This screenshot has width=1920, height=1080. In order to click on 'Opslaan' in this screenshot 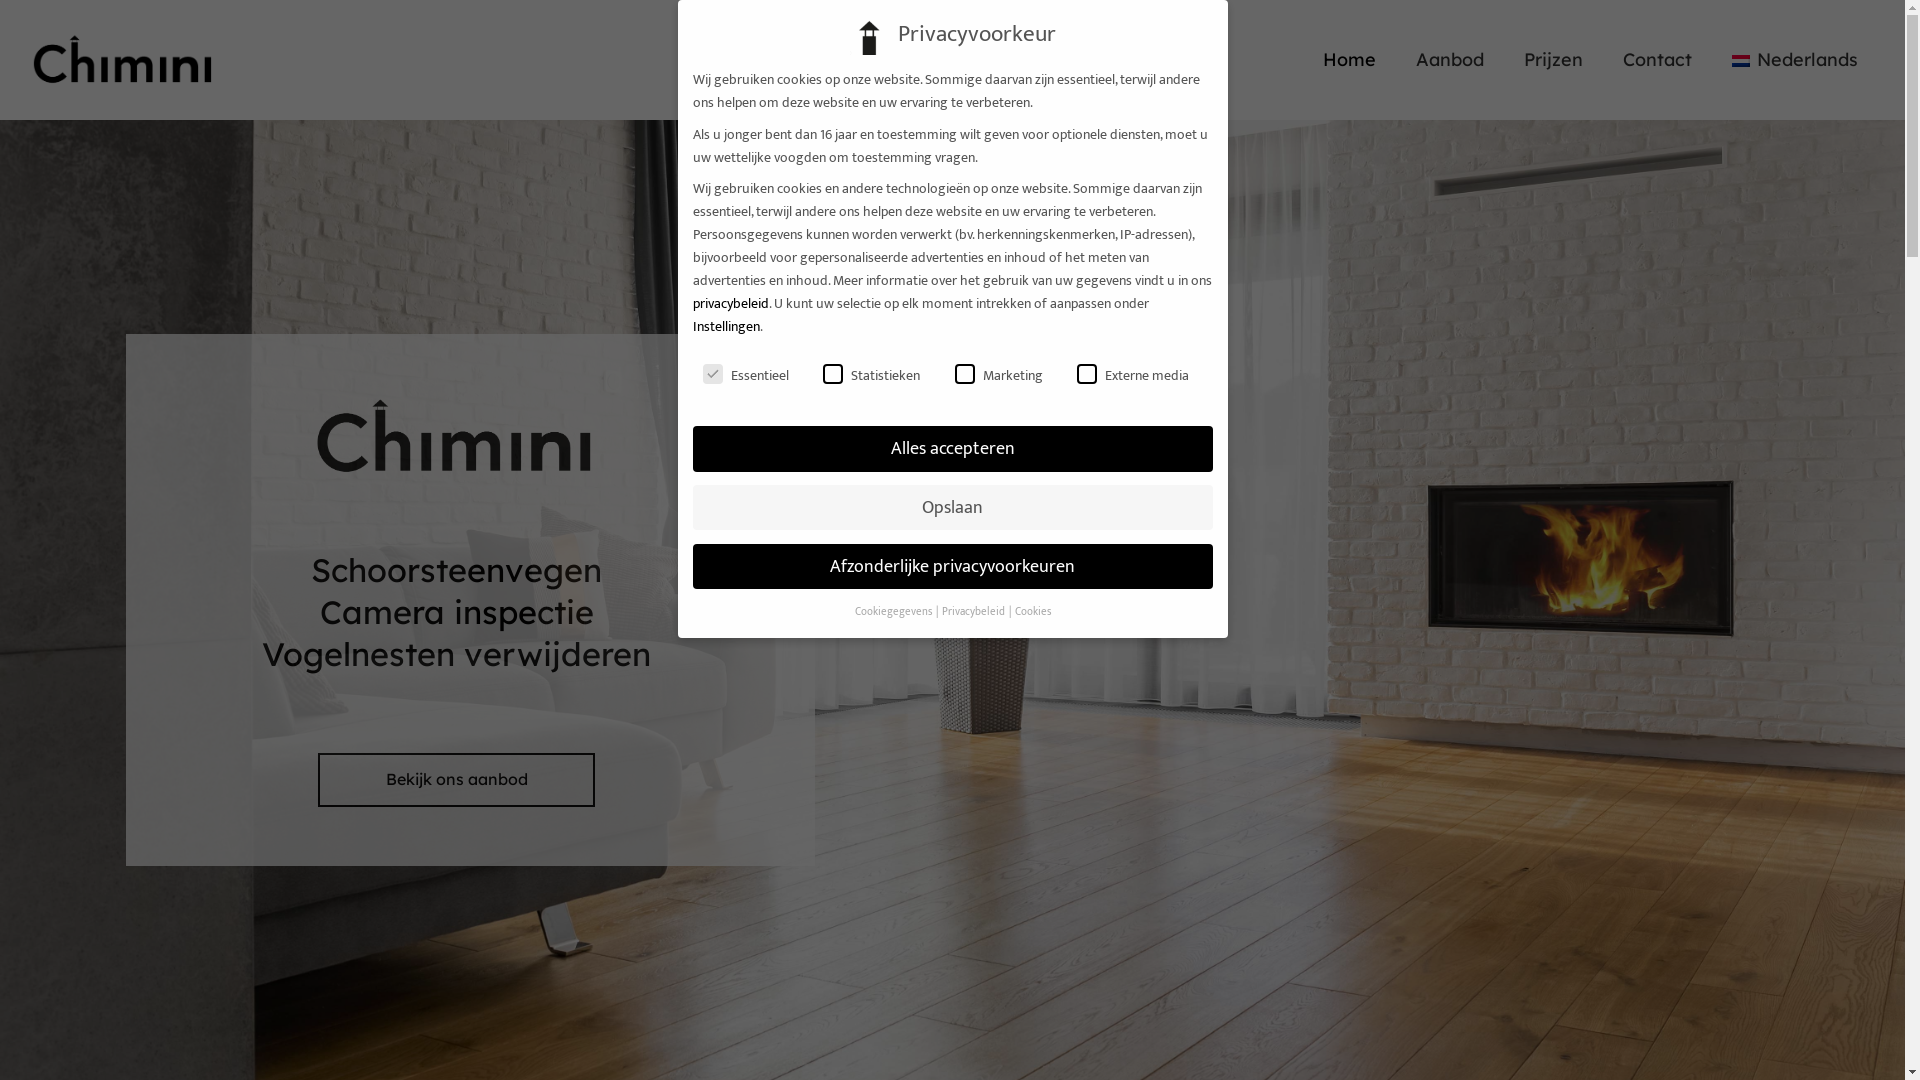, I will do `click(950, 507)`.